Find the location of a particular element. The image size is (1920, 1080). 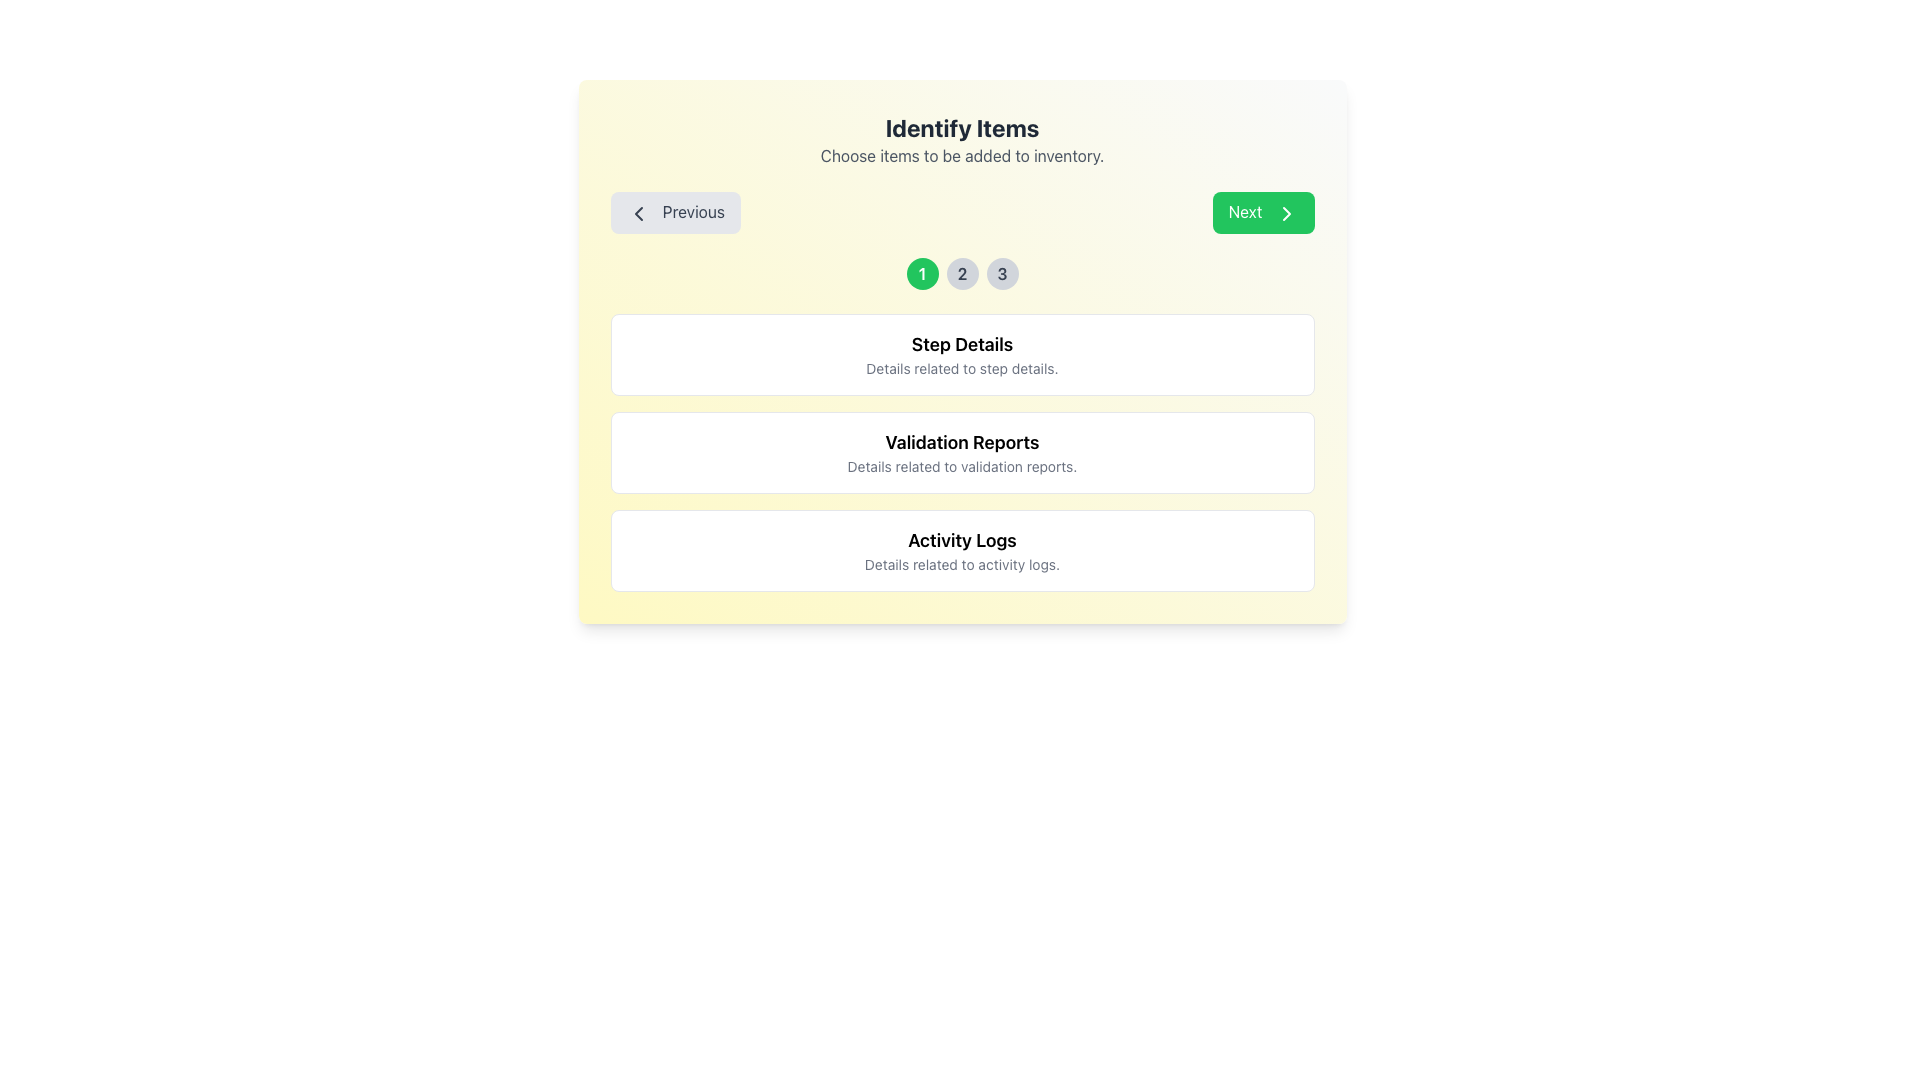

the 'Activity Logs' informational section, which contains the title 'Activity Logs' and the descriptive text 'Details related to activity logs.' is located at coordinates (962, 550).